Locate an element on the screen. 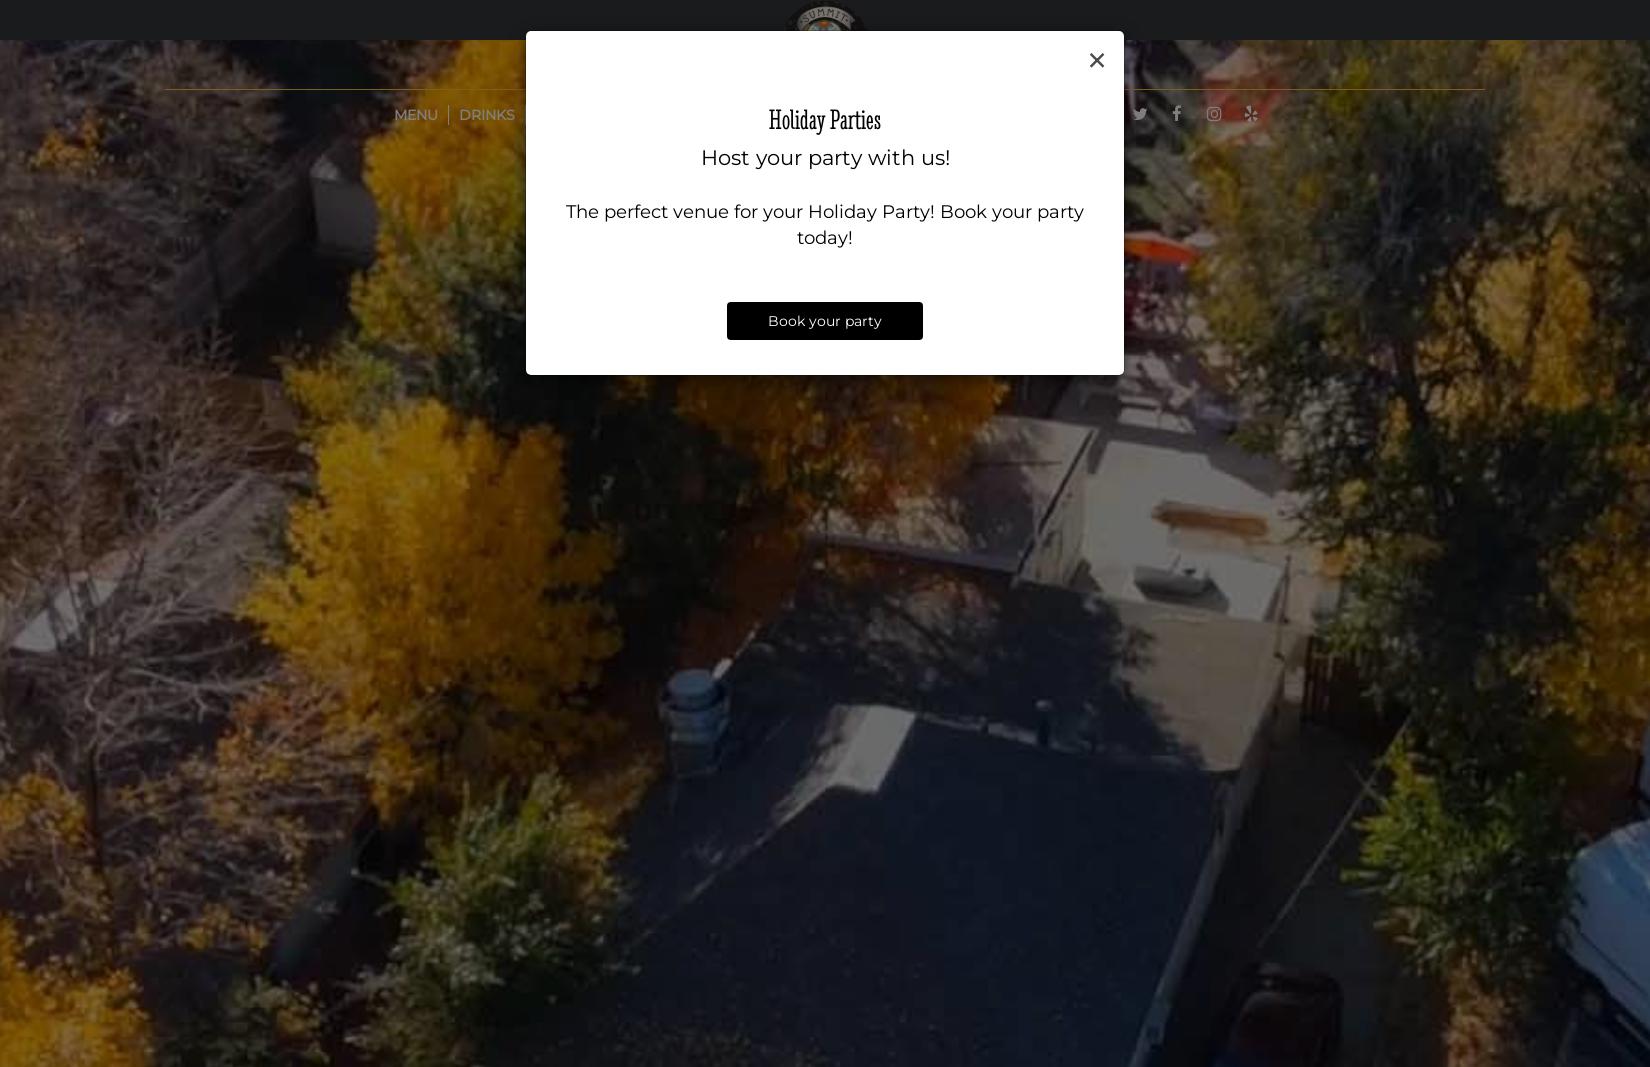 Image resolution: width=1650 pixels, height=1067 pixels. 'Specials' is located at coordinates (568, 114).